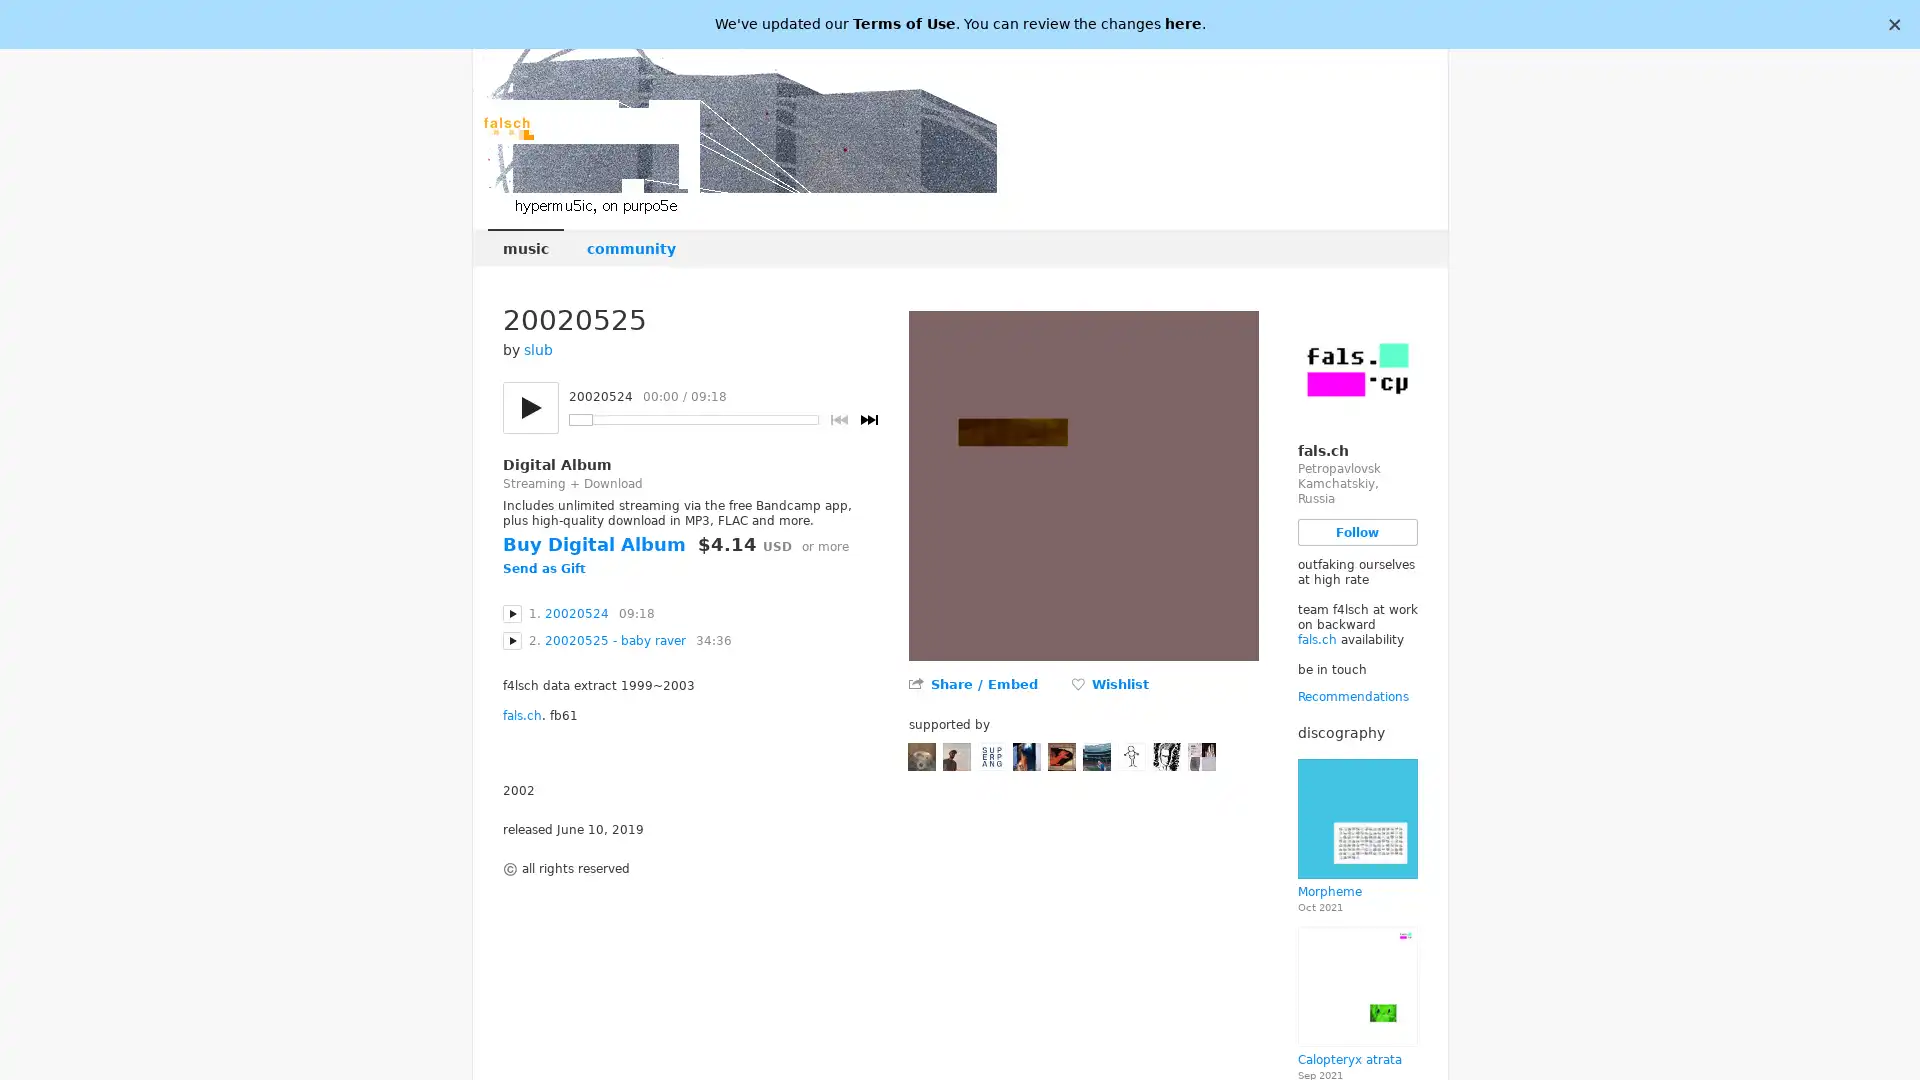  What do you see at coordinates (1357, 531) in the screenshot?
I see `Follow` at bounding box center [1357, 531].